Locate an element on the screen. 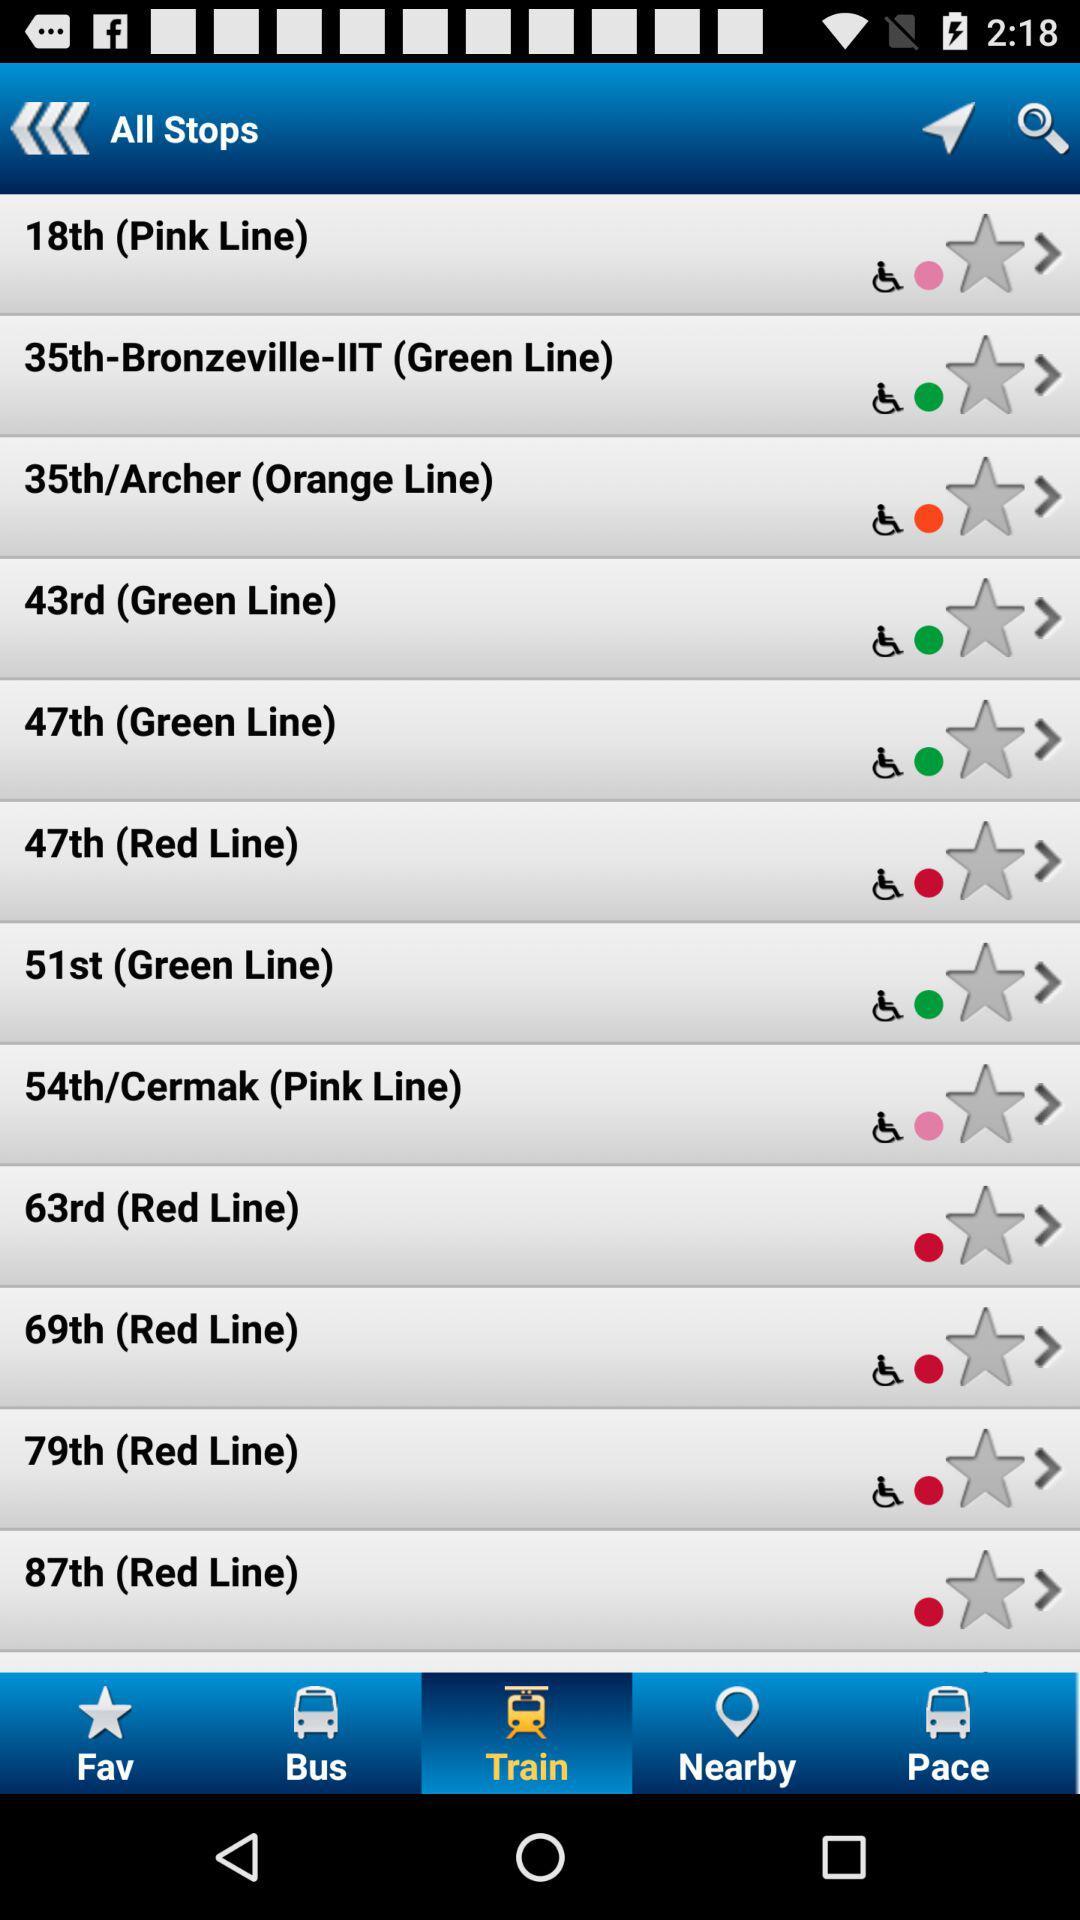  voltar a tela anterior is located at coordinates (48, 127).